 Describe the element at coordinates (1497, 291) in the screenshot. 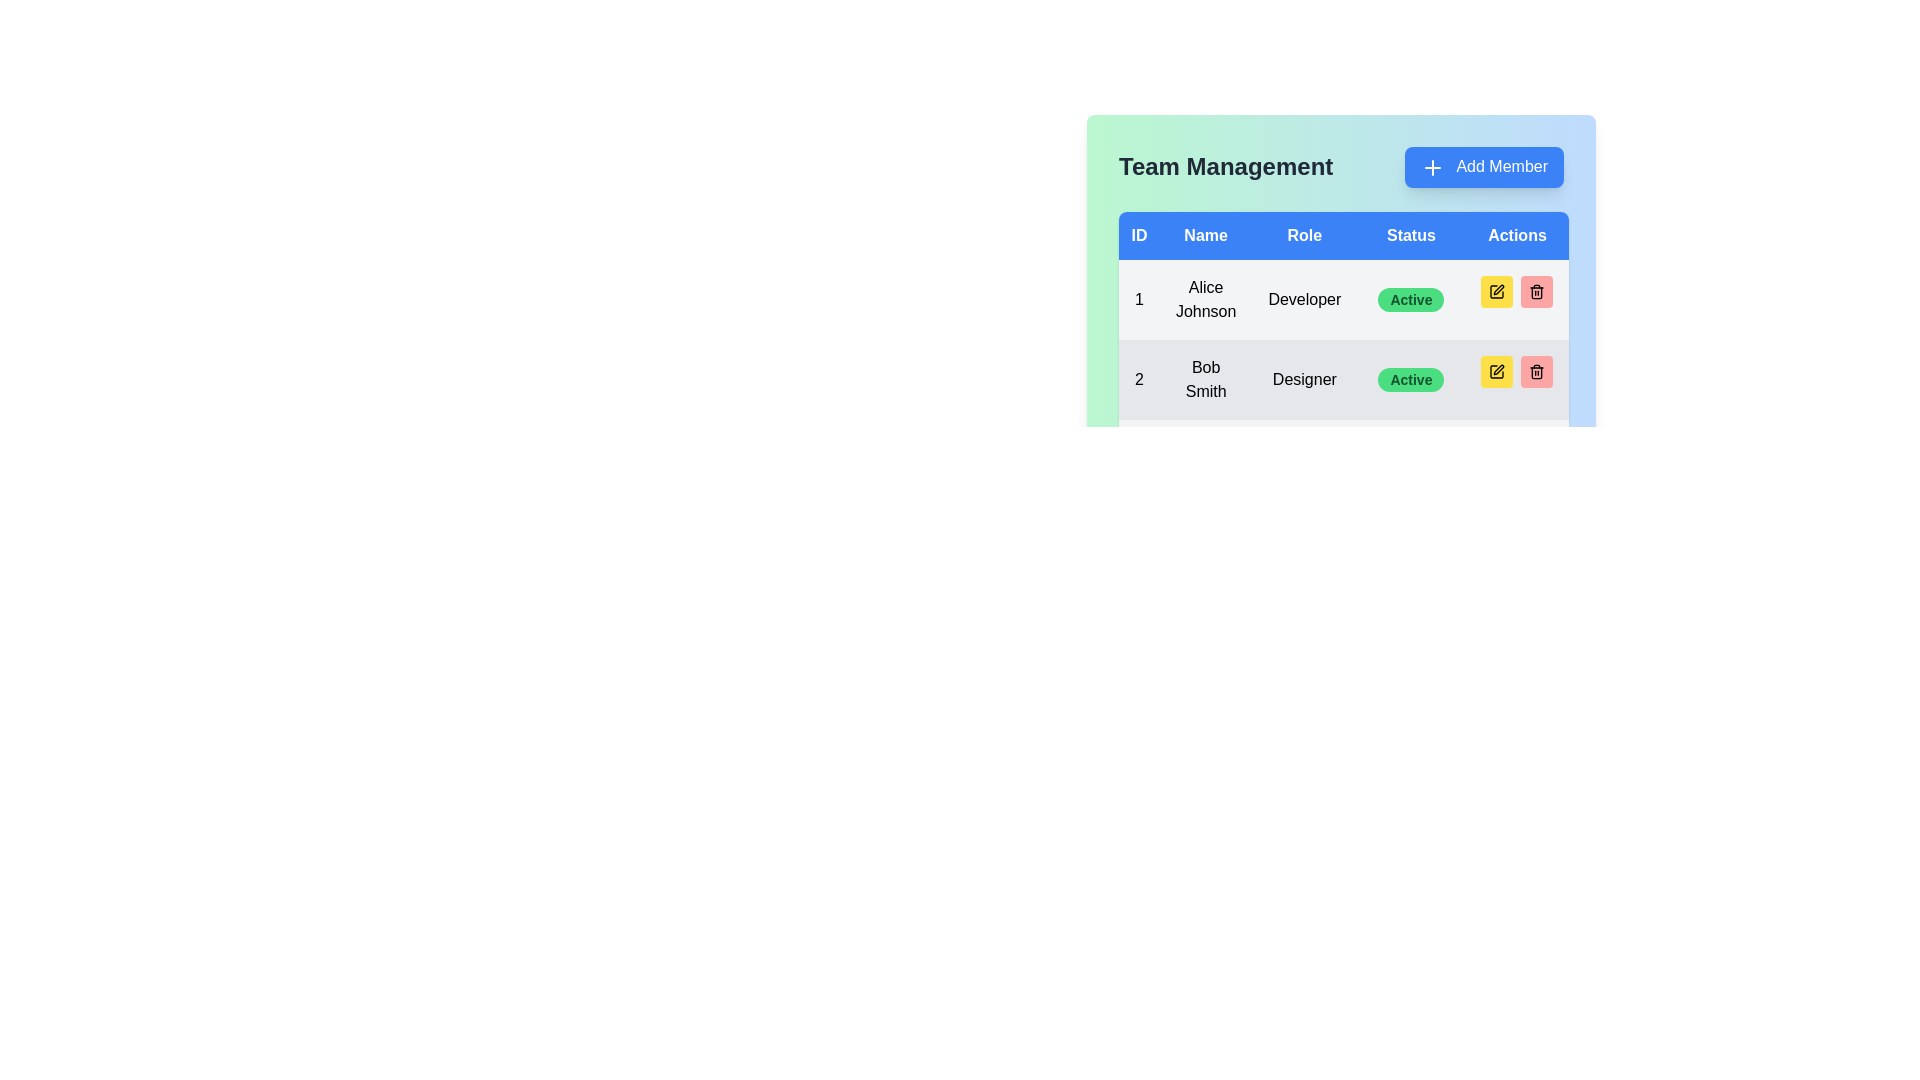

I see `the edit button in the 'Actions' column for the user 'Alice Johnson'` at that location.